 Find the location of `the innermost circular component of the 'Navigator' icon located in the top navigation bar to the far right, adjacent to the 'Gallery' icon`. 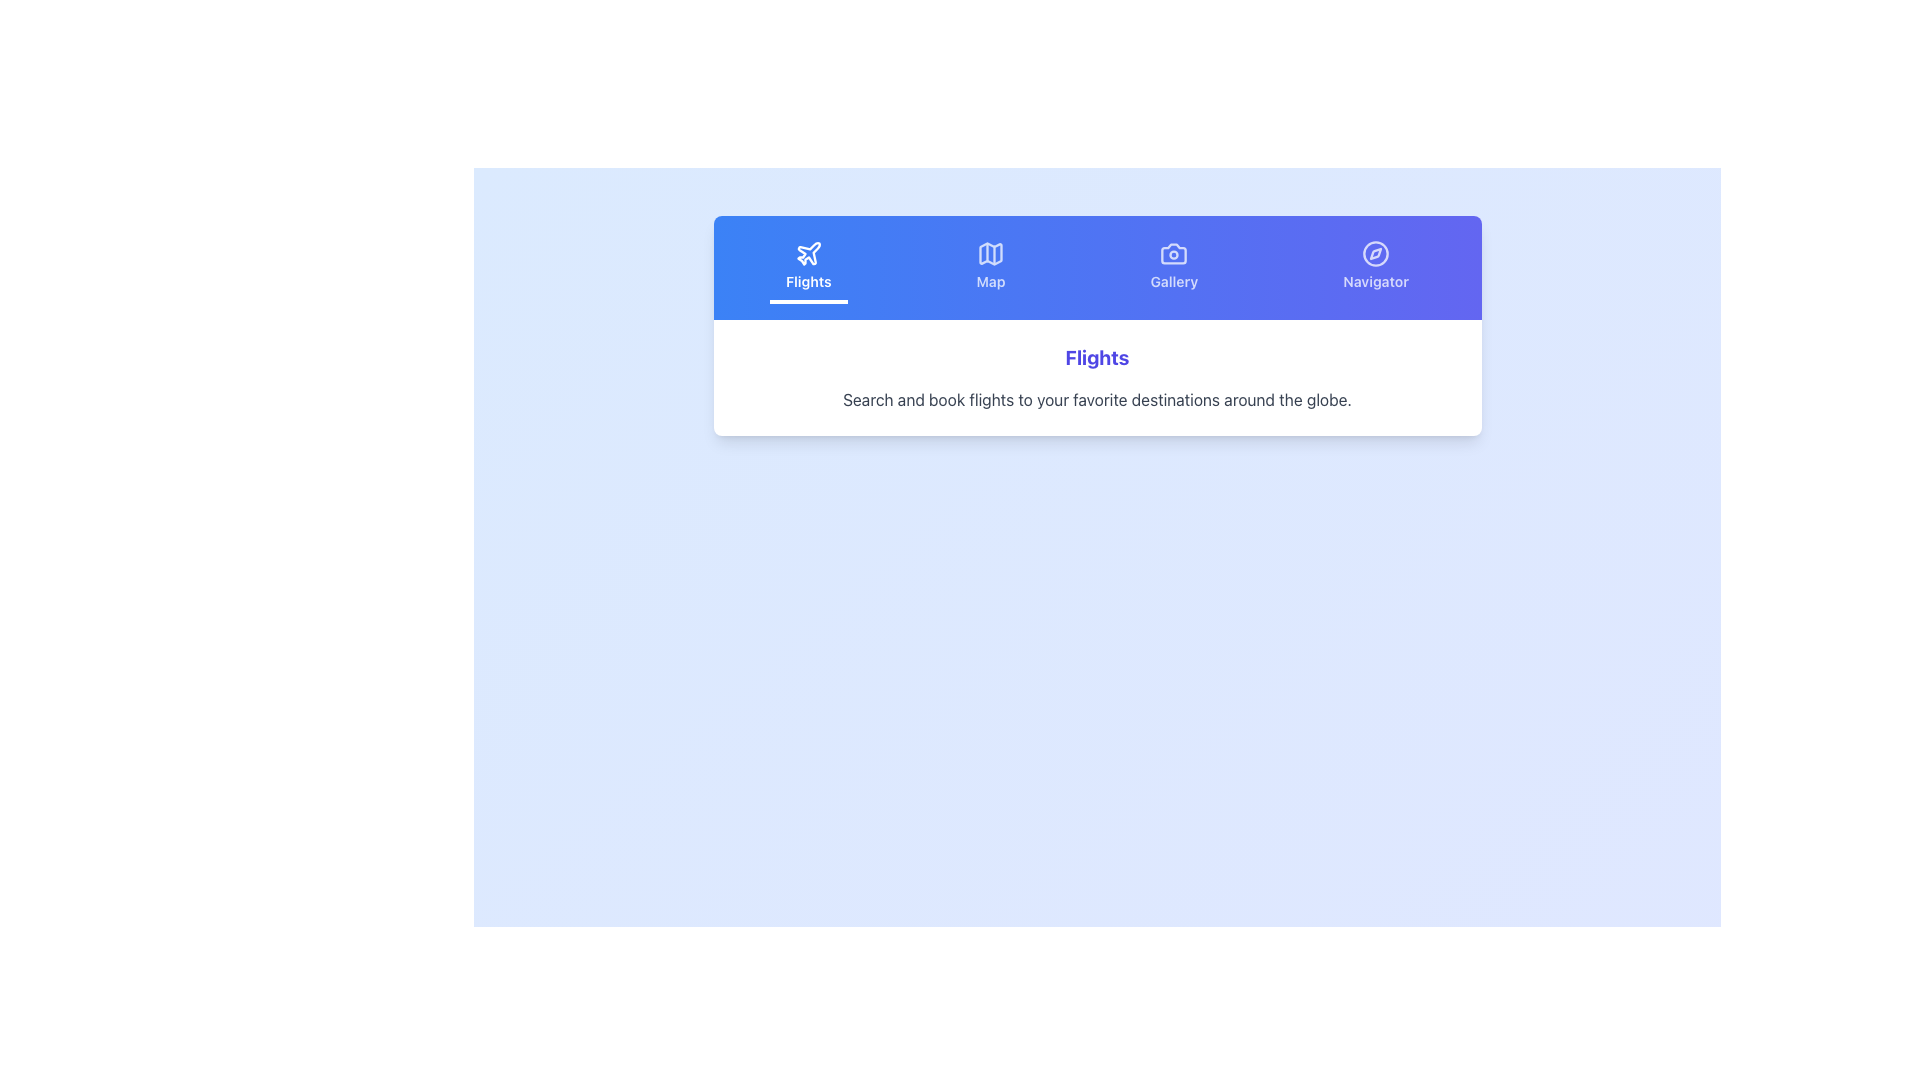

the innermost circular component of the 'Navigator' icon located in the top navigation bar to the far right, adjacent to the 'Gallery' icon is located at coordinates (1375, 253).